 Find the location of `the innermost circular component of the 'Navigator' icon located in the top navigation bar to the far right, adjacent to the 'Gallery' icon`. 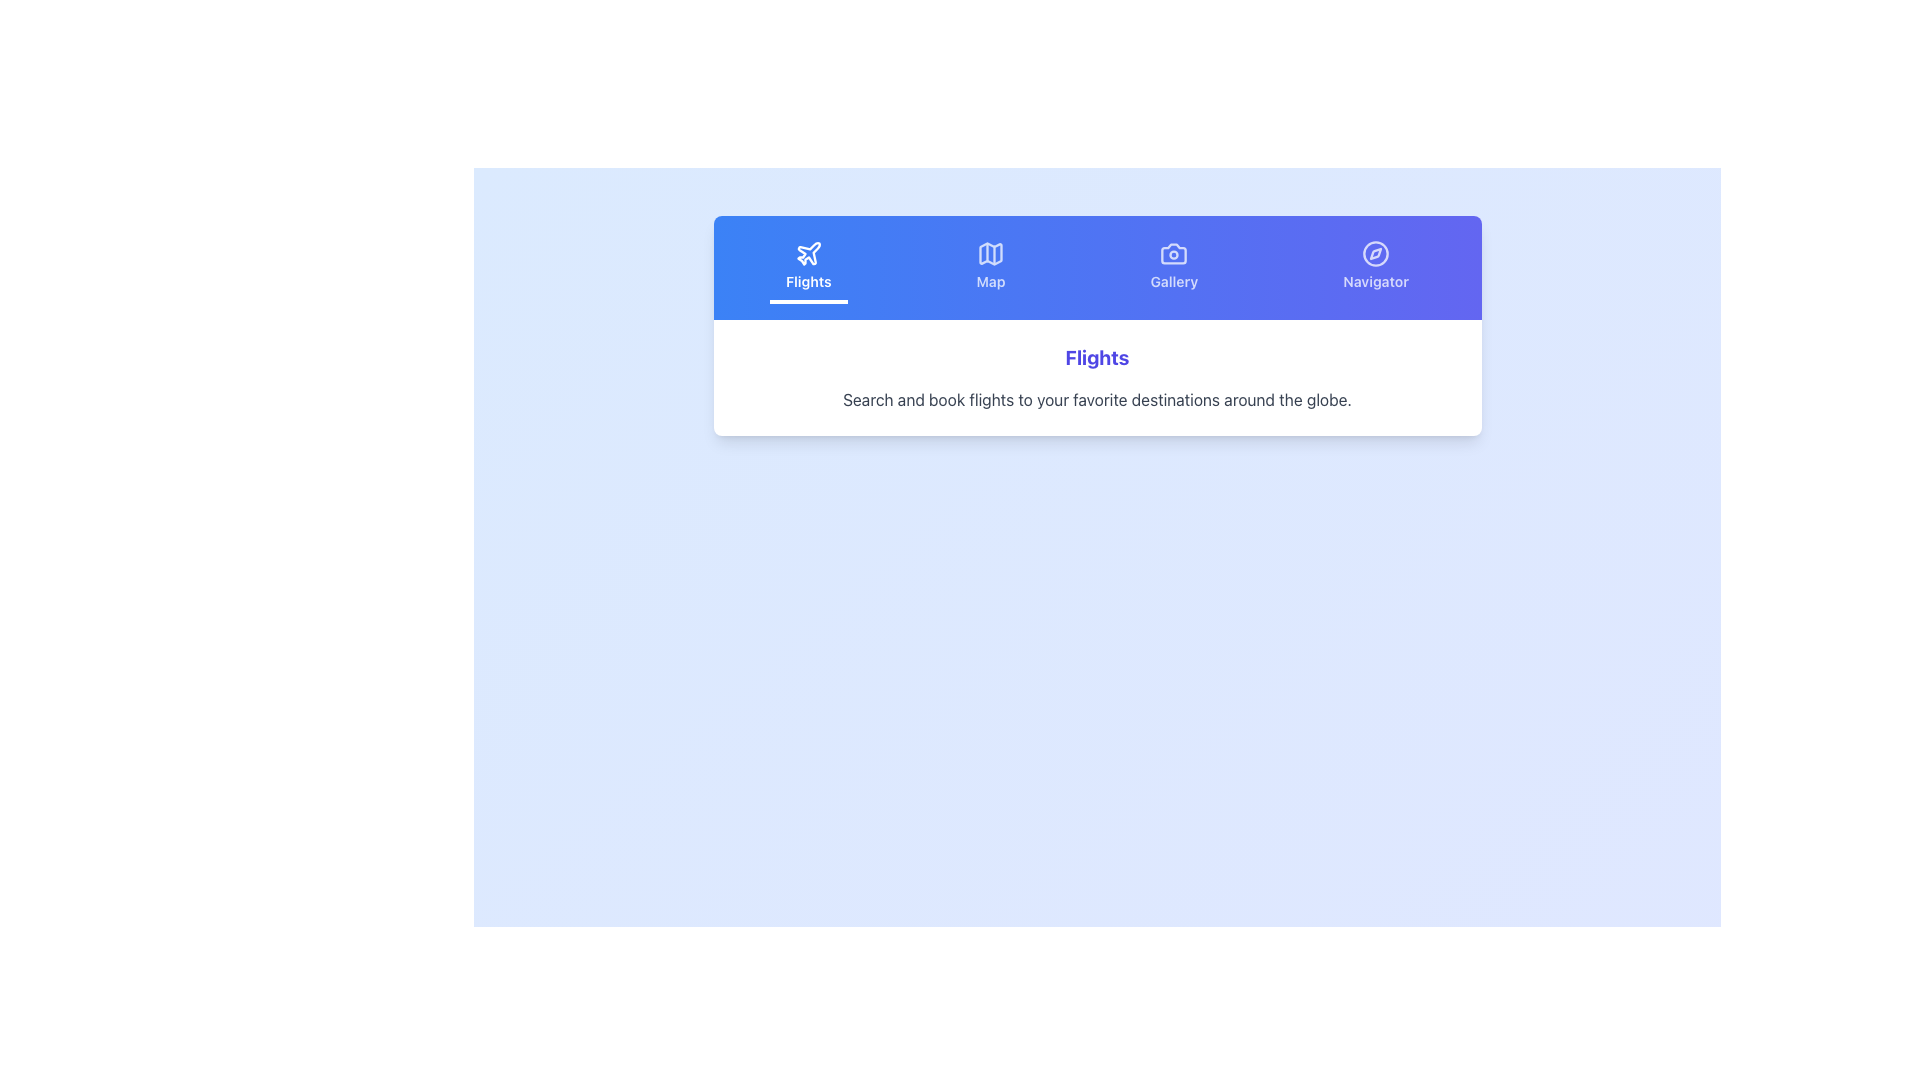

the innermost circular component of the 'Navigator' icon located in the top navigation bar to the far right, adjacent to the 'Gallery' icon is located at coordinates (1375, 253).